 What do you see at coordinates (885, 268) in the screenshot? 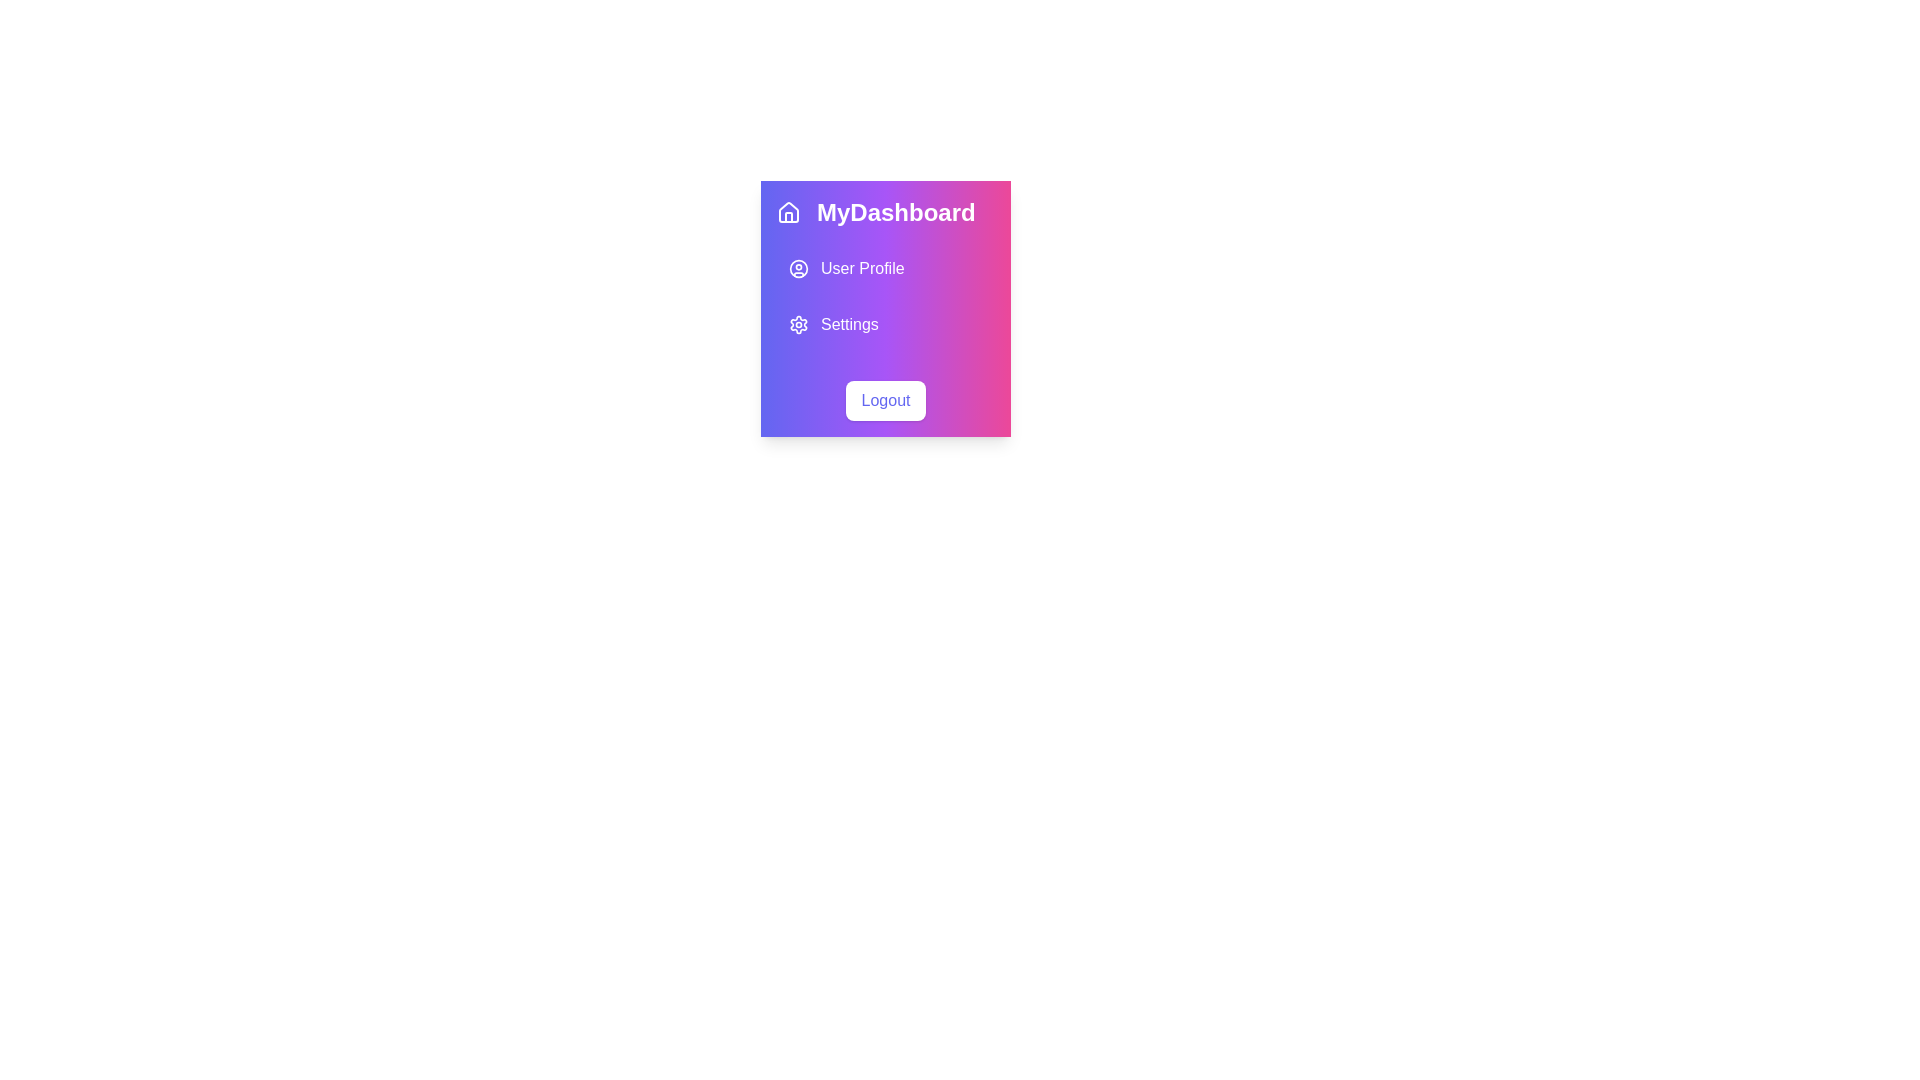
I see `the first menu item in the vertical list located below the 'MyDashboard' header` at bounding box center [885, 268].